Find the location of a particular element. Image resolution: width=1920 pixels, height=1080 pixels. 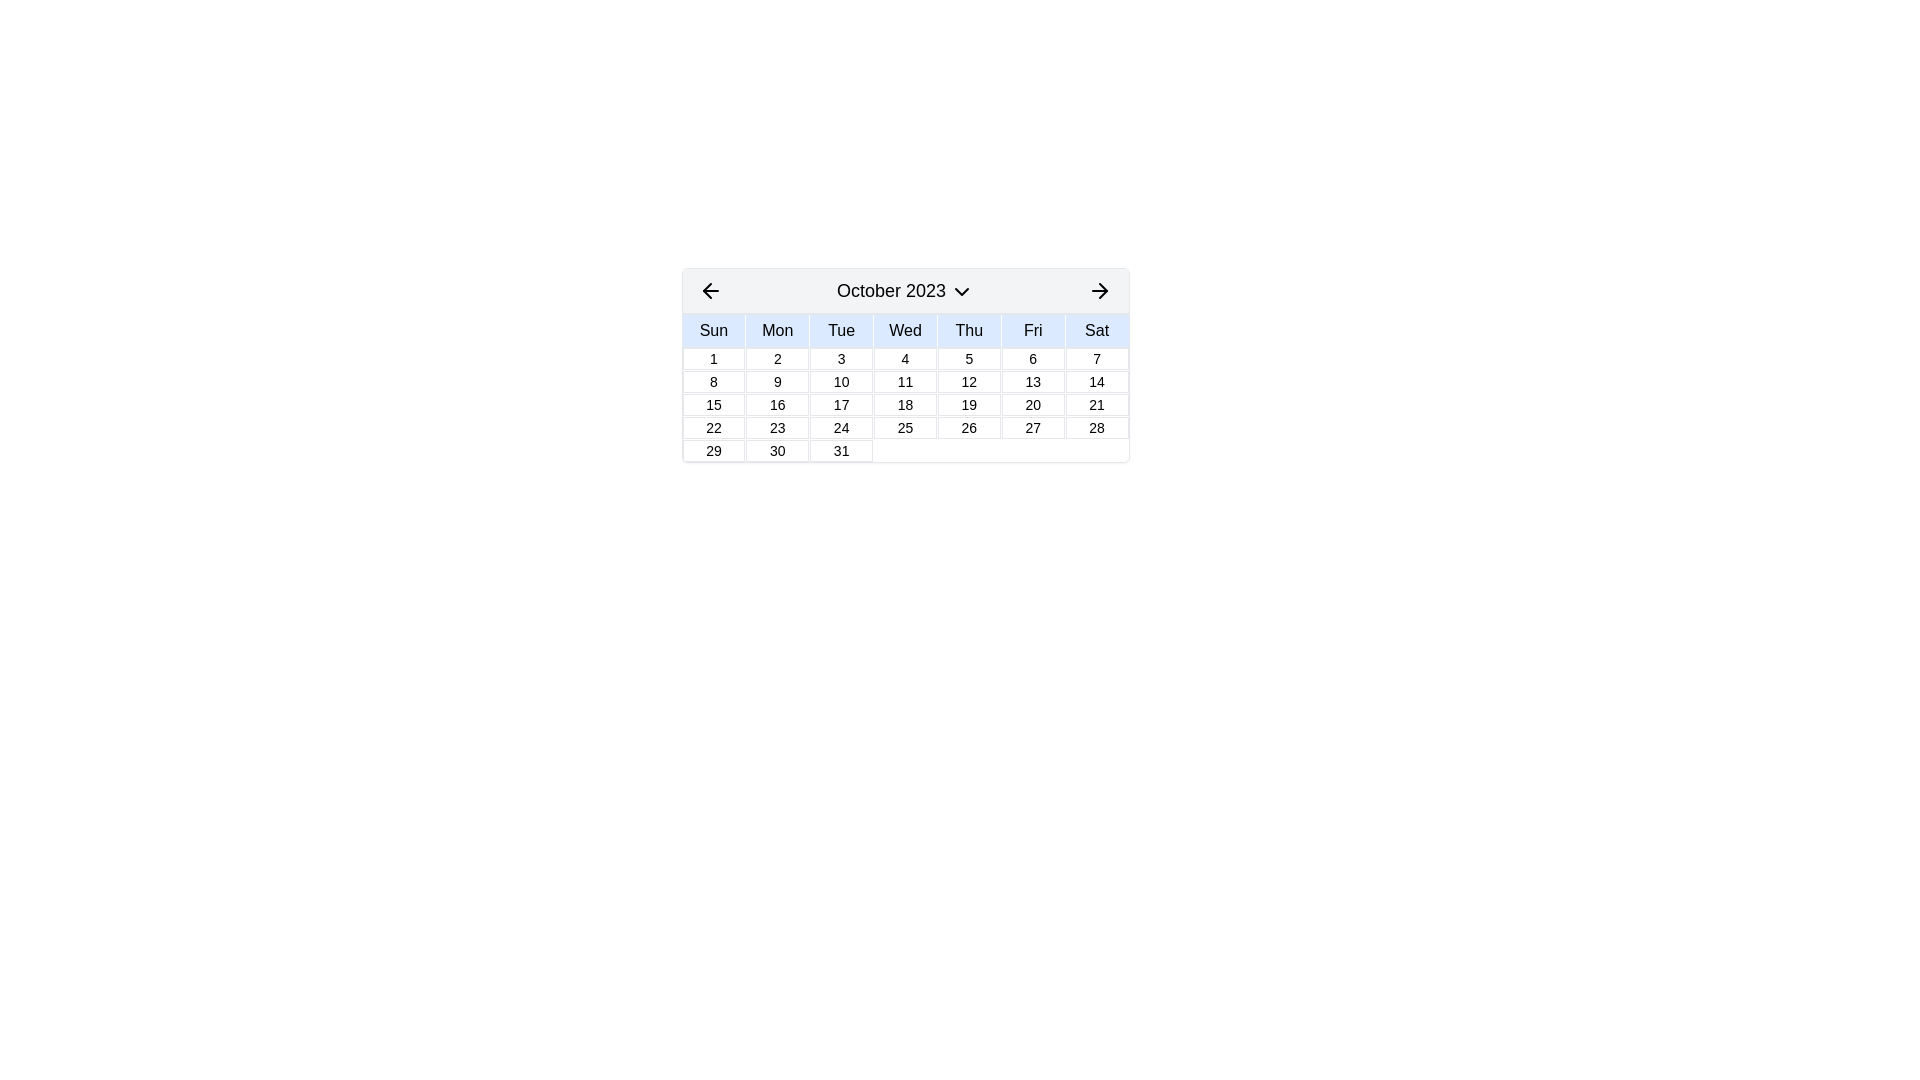

the calendar date cell that contains the digit '1' in a bold, black font, located in the first column and first row of the grid layout is located at coordinates (713, 357).